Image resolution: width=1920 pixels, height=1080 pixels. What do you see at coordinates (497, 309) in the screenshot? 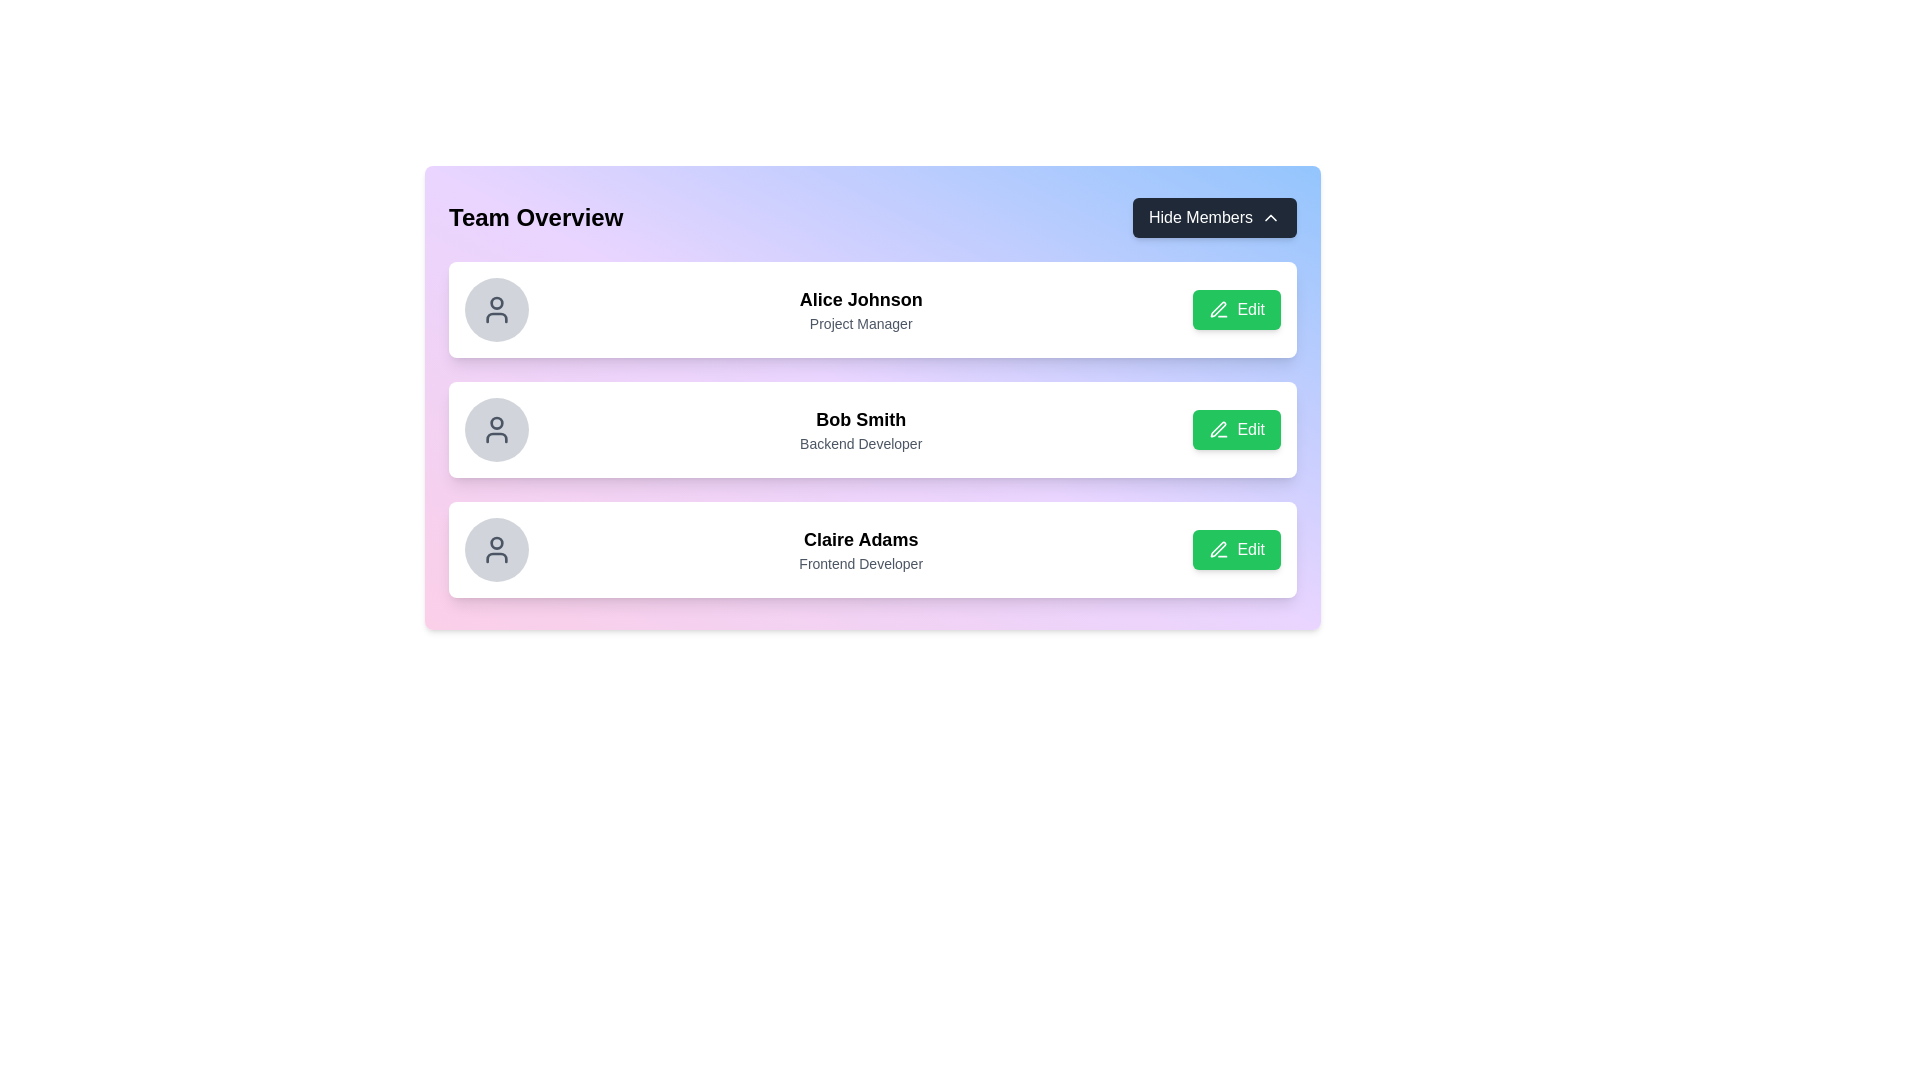
I see `the user silhouette icon representing Alice Johnson in the first row of the list, which has a light gray circular background` at bounding box center [497, 309].